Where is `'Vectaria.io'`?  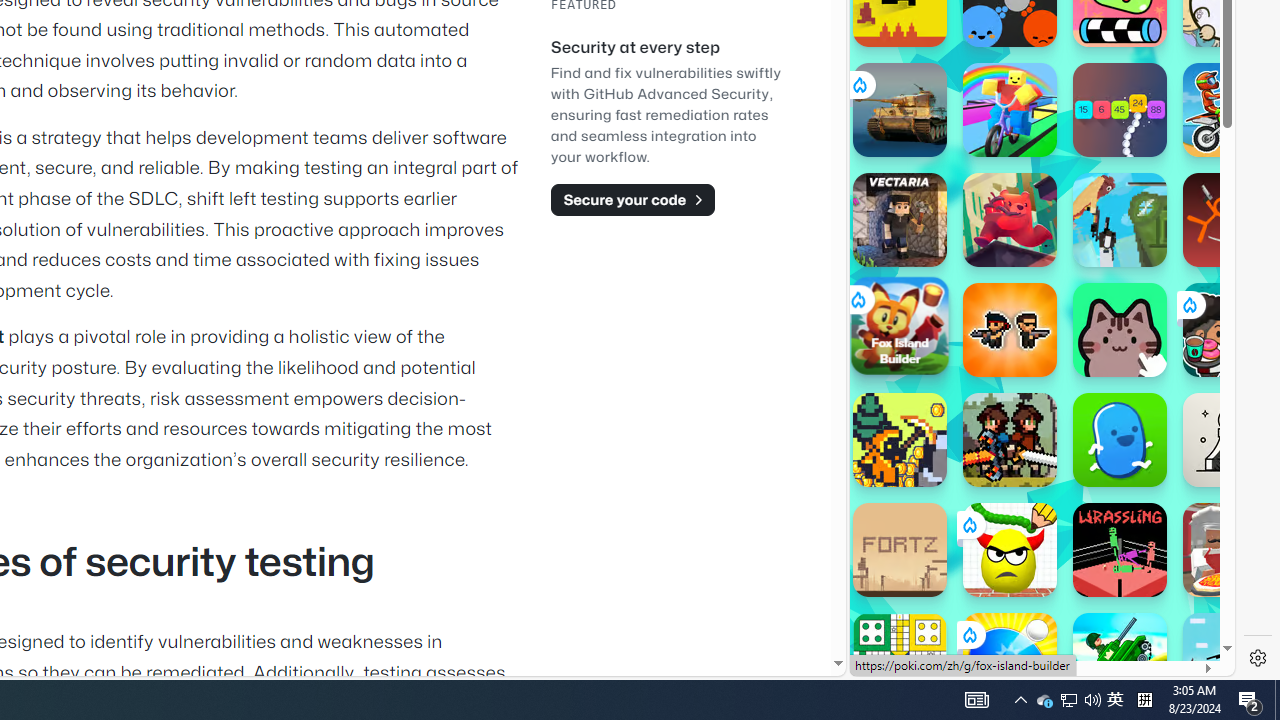
'Vectaria.io' is located at coordinates (898, 219).